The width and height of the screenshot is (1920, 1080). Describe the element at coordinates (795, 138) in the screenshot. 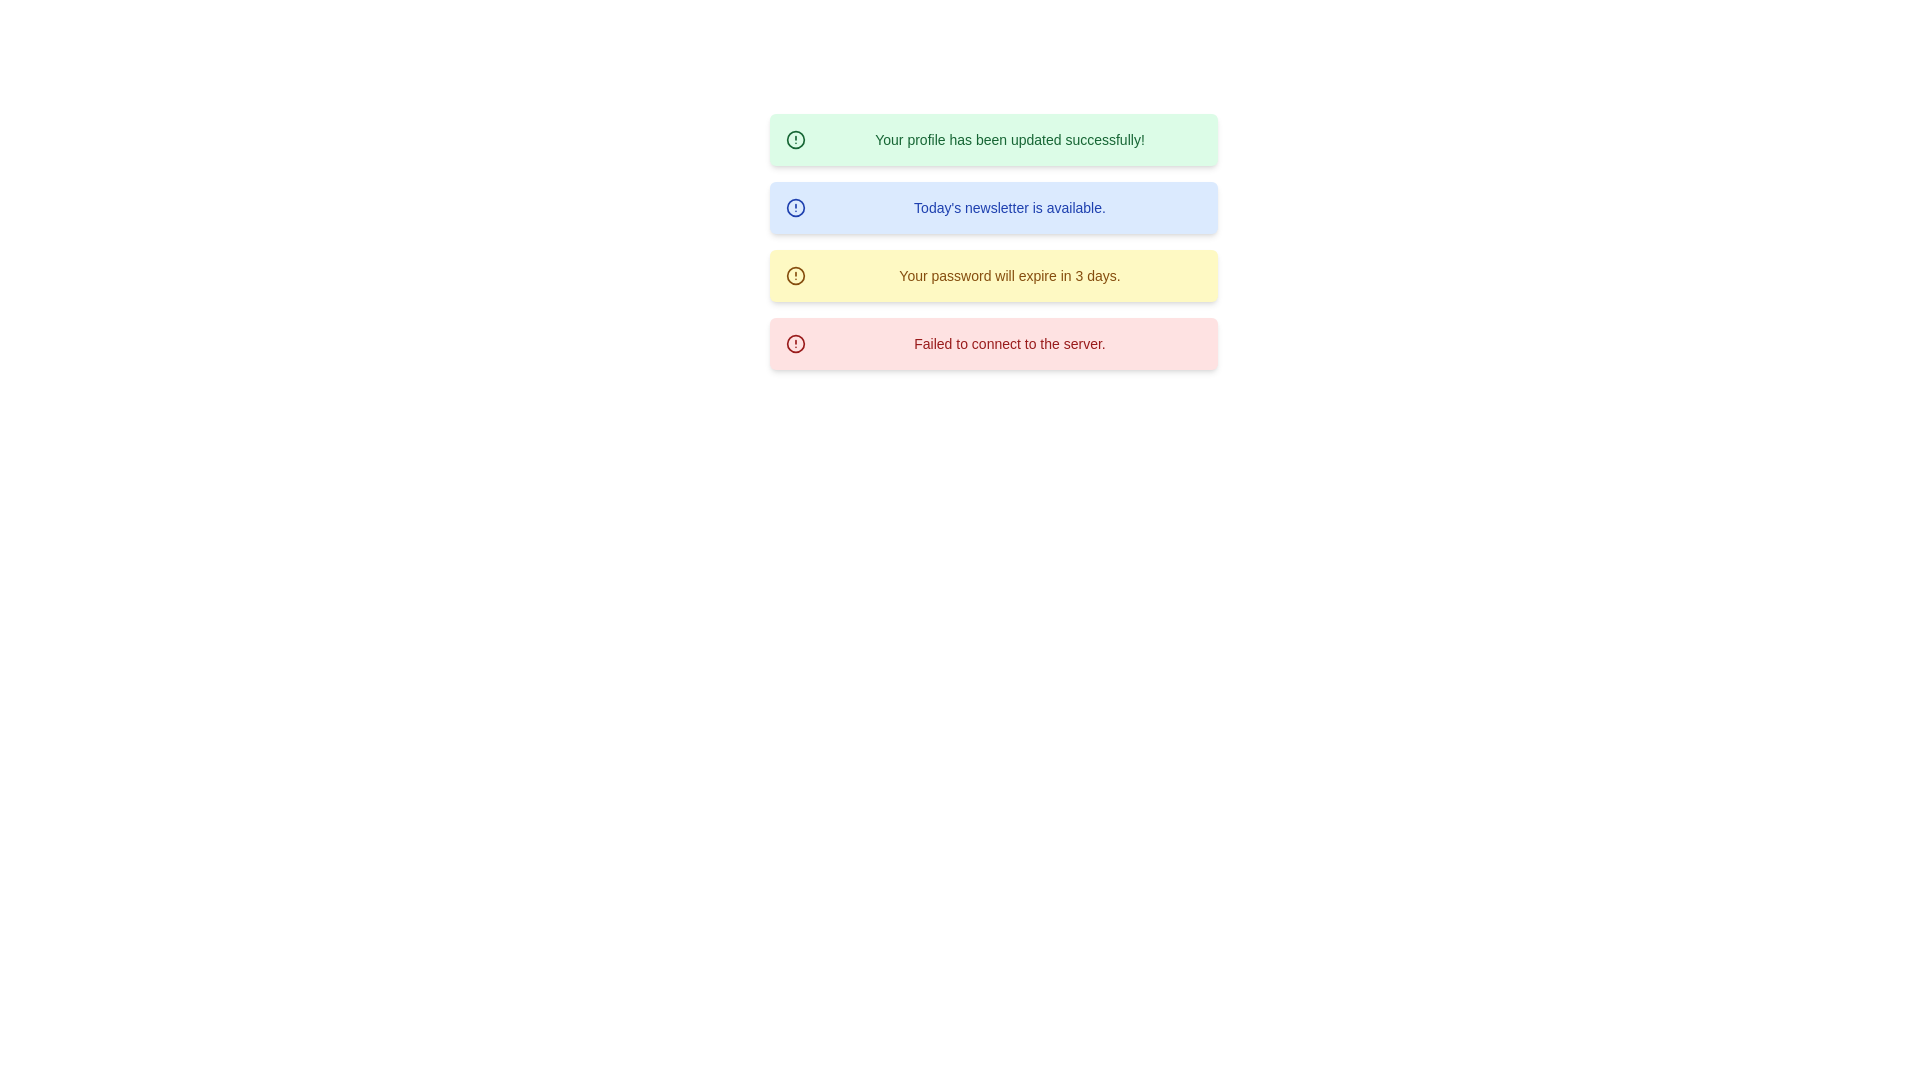

I see `the warning or informational icon located to the left of the notification box that displays 'Your profile has been updated successfully!', centered vertically` at that location.